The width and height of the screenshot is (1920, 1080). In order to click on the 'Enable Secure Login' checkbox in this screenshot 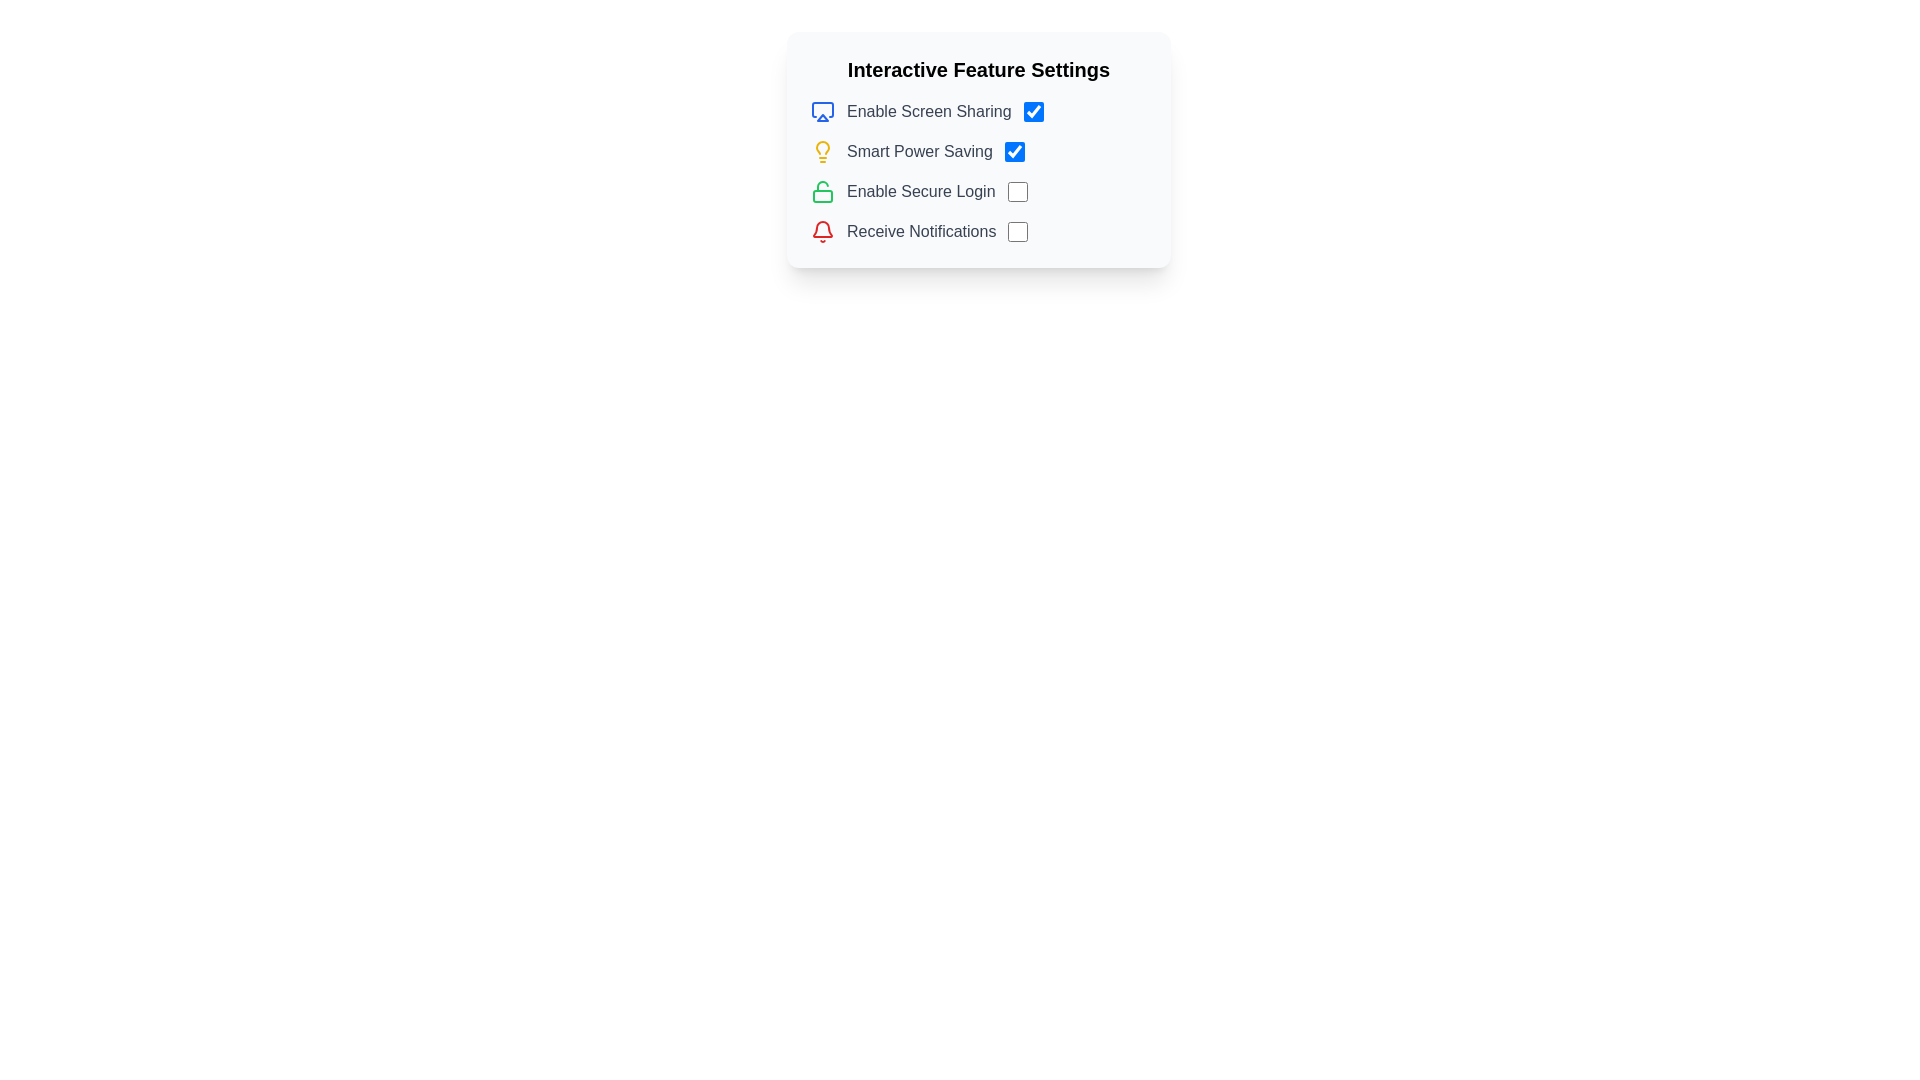, I will do `click(979, 192)`.